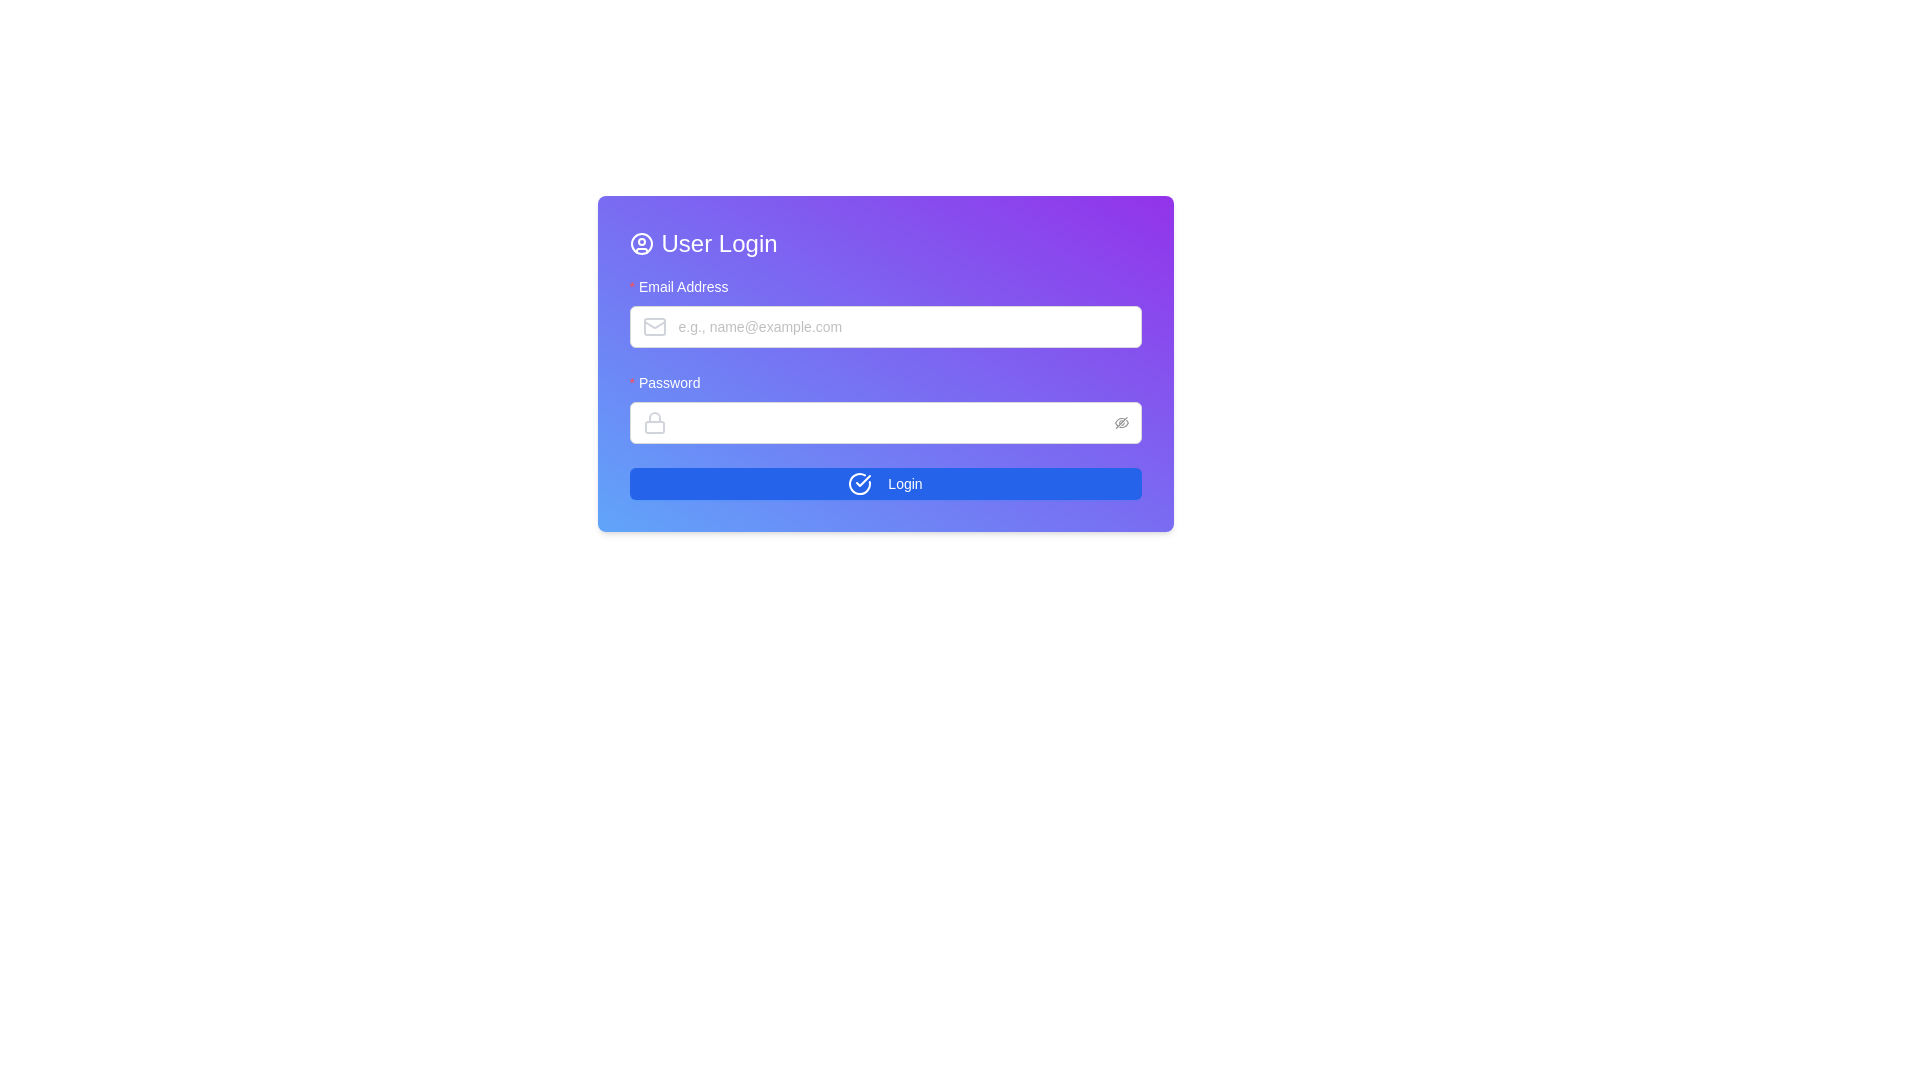  Describe the element at coordinates (683, 286) in the screenshot. I see `the Text Label that identifies the email input field, which is located above the email input field and next to a small red asterisk` at that location.